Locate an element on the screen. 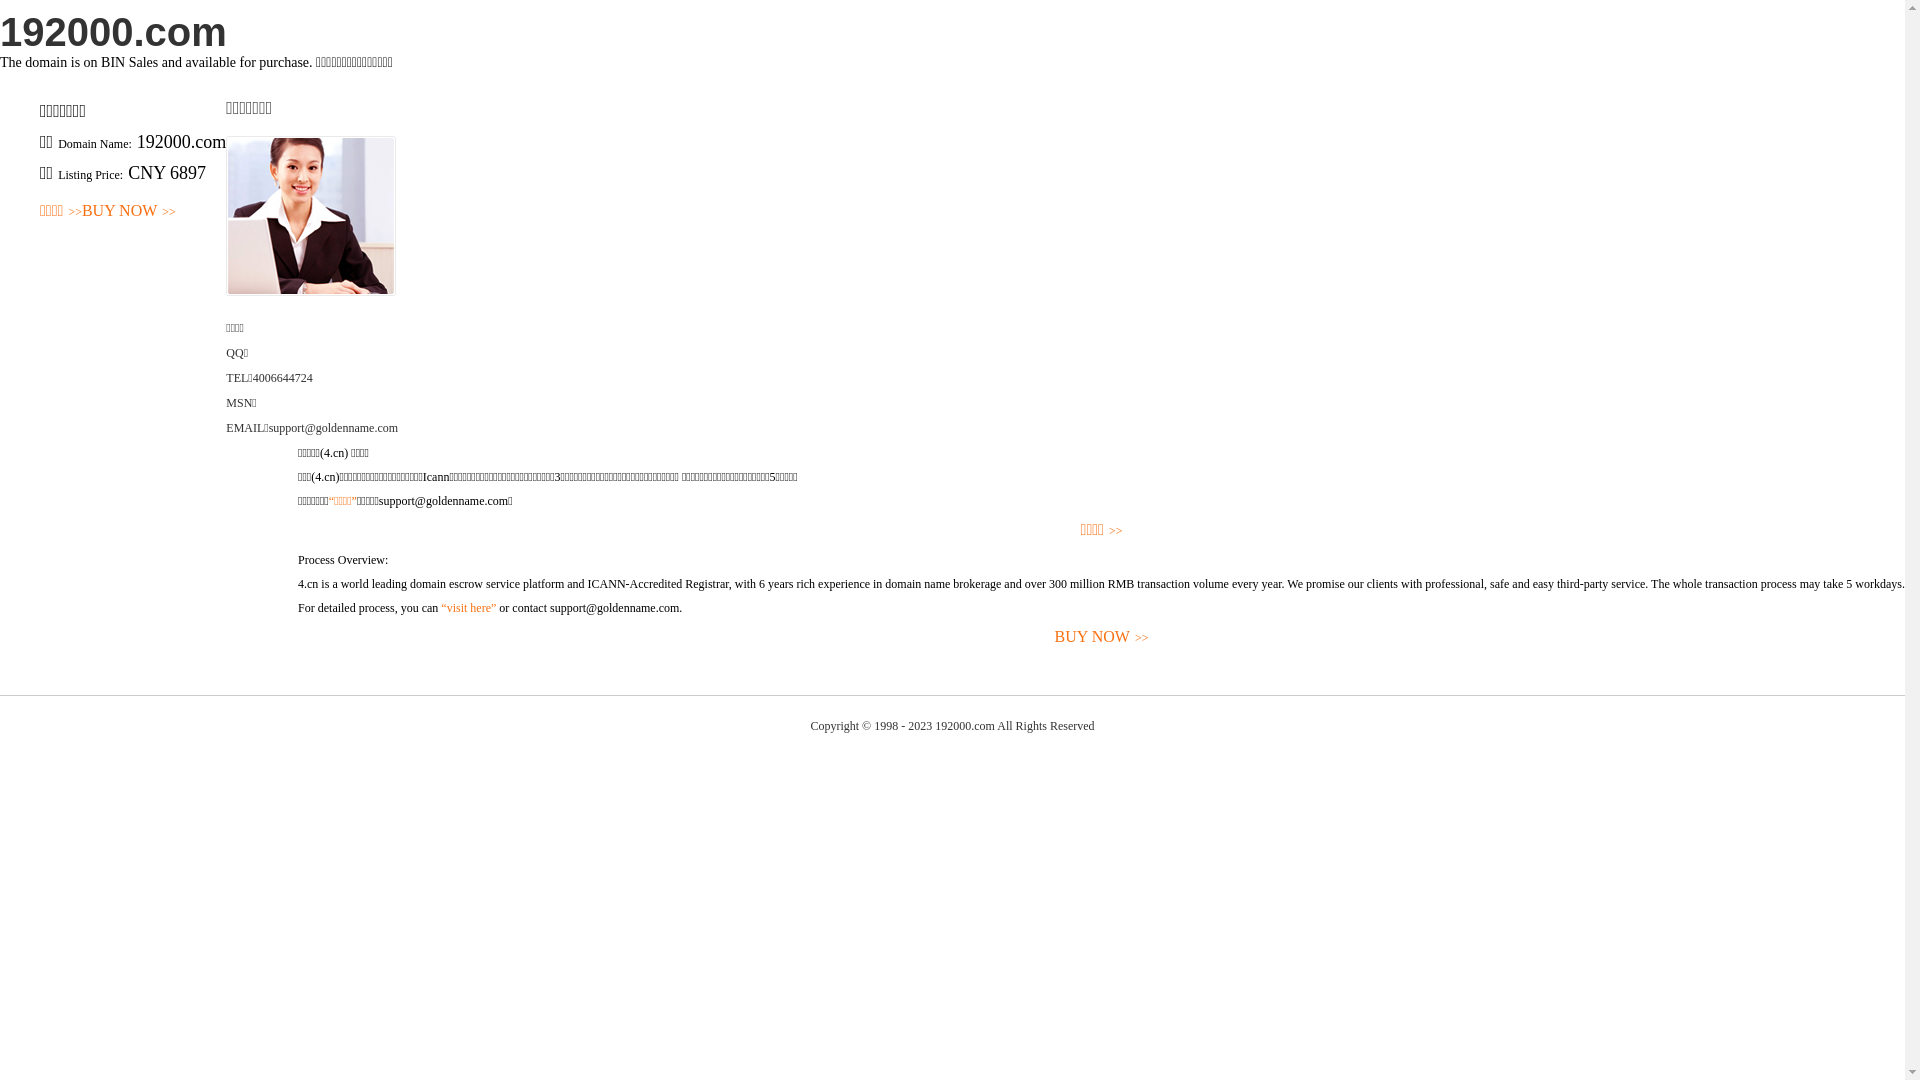 This screenshot has width=1920, height=1080. 'BUY NOW>>' is located at coordinates (128, 211).